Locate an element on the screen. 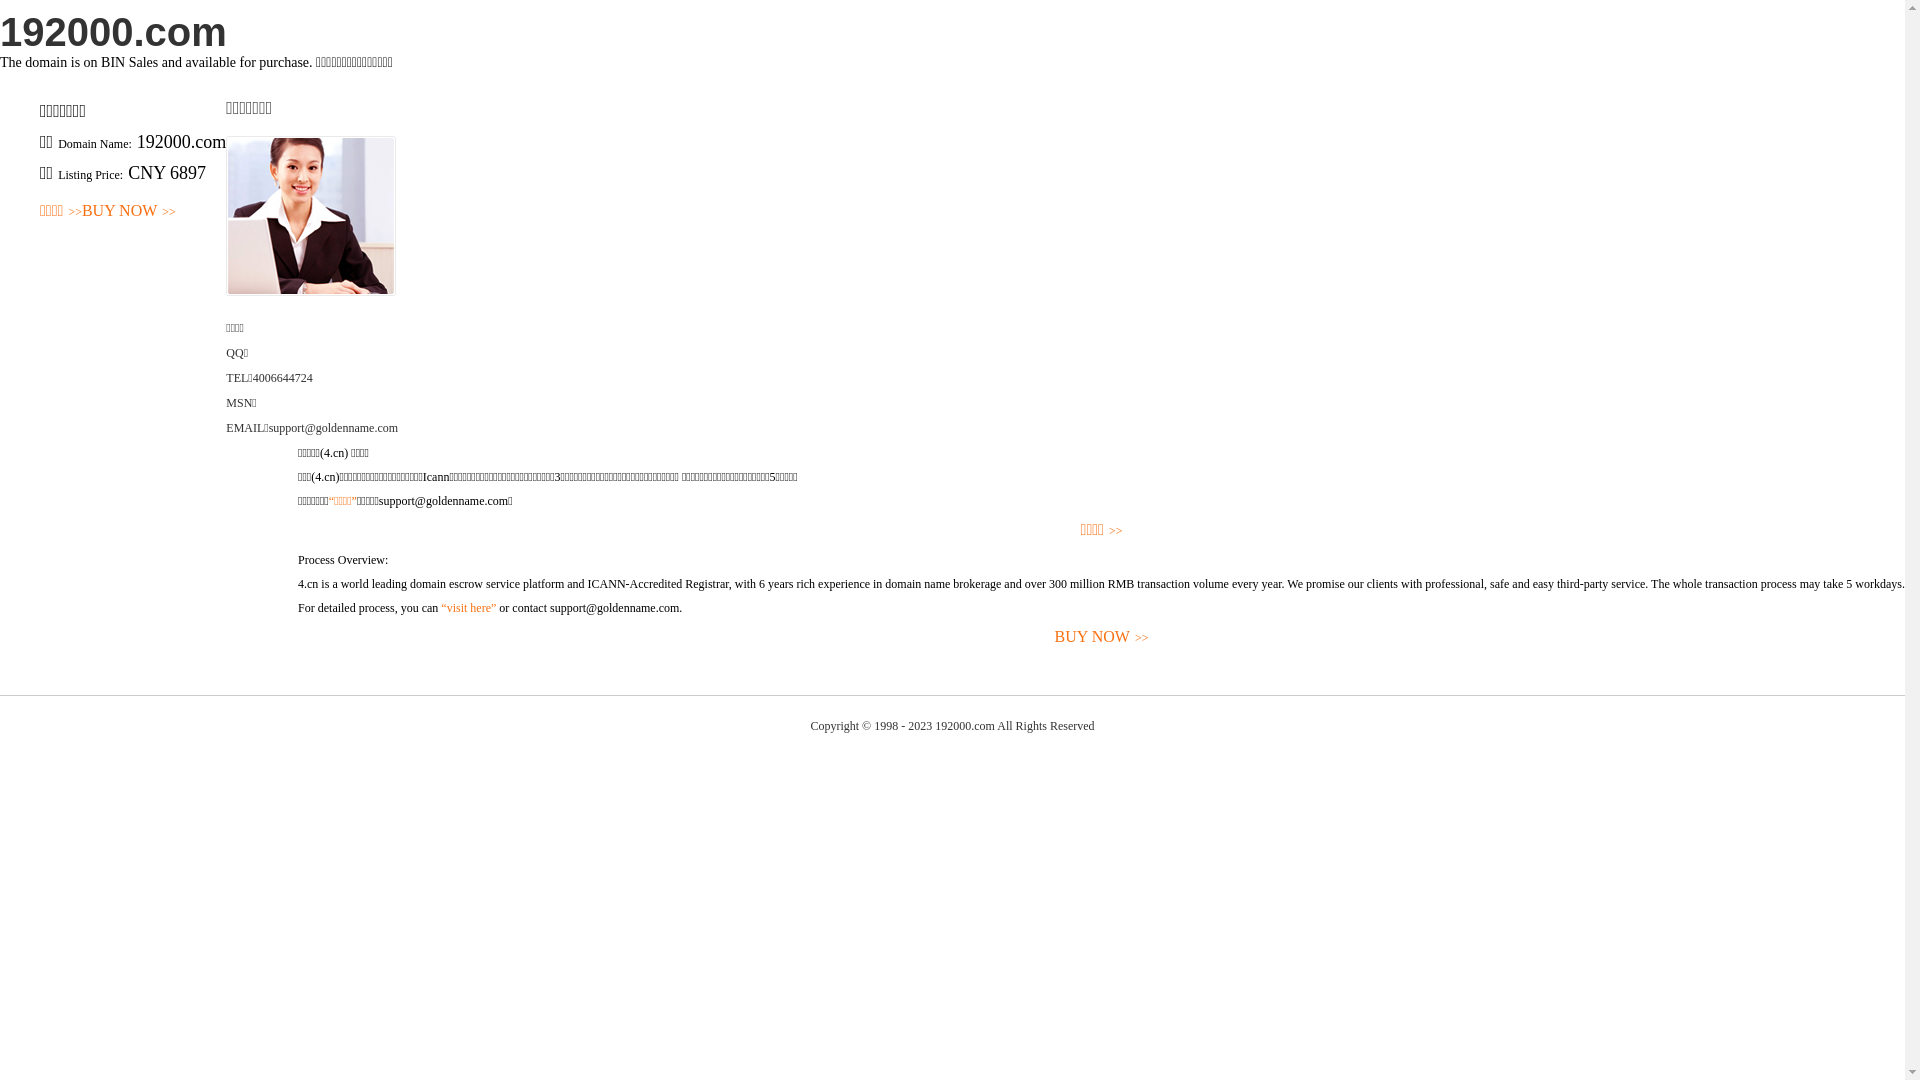 This screenshot has width=1920, height=1080. 'BUY NOW>>' is located at coordinates (128, 211).